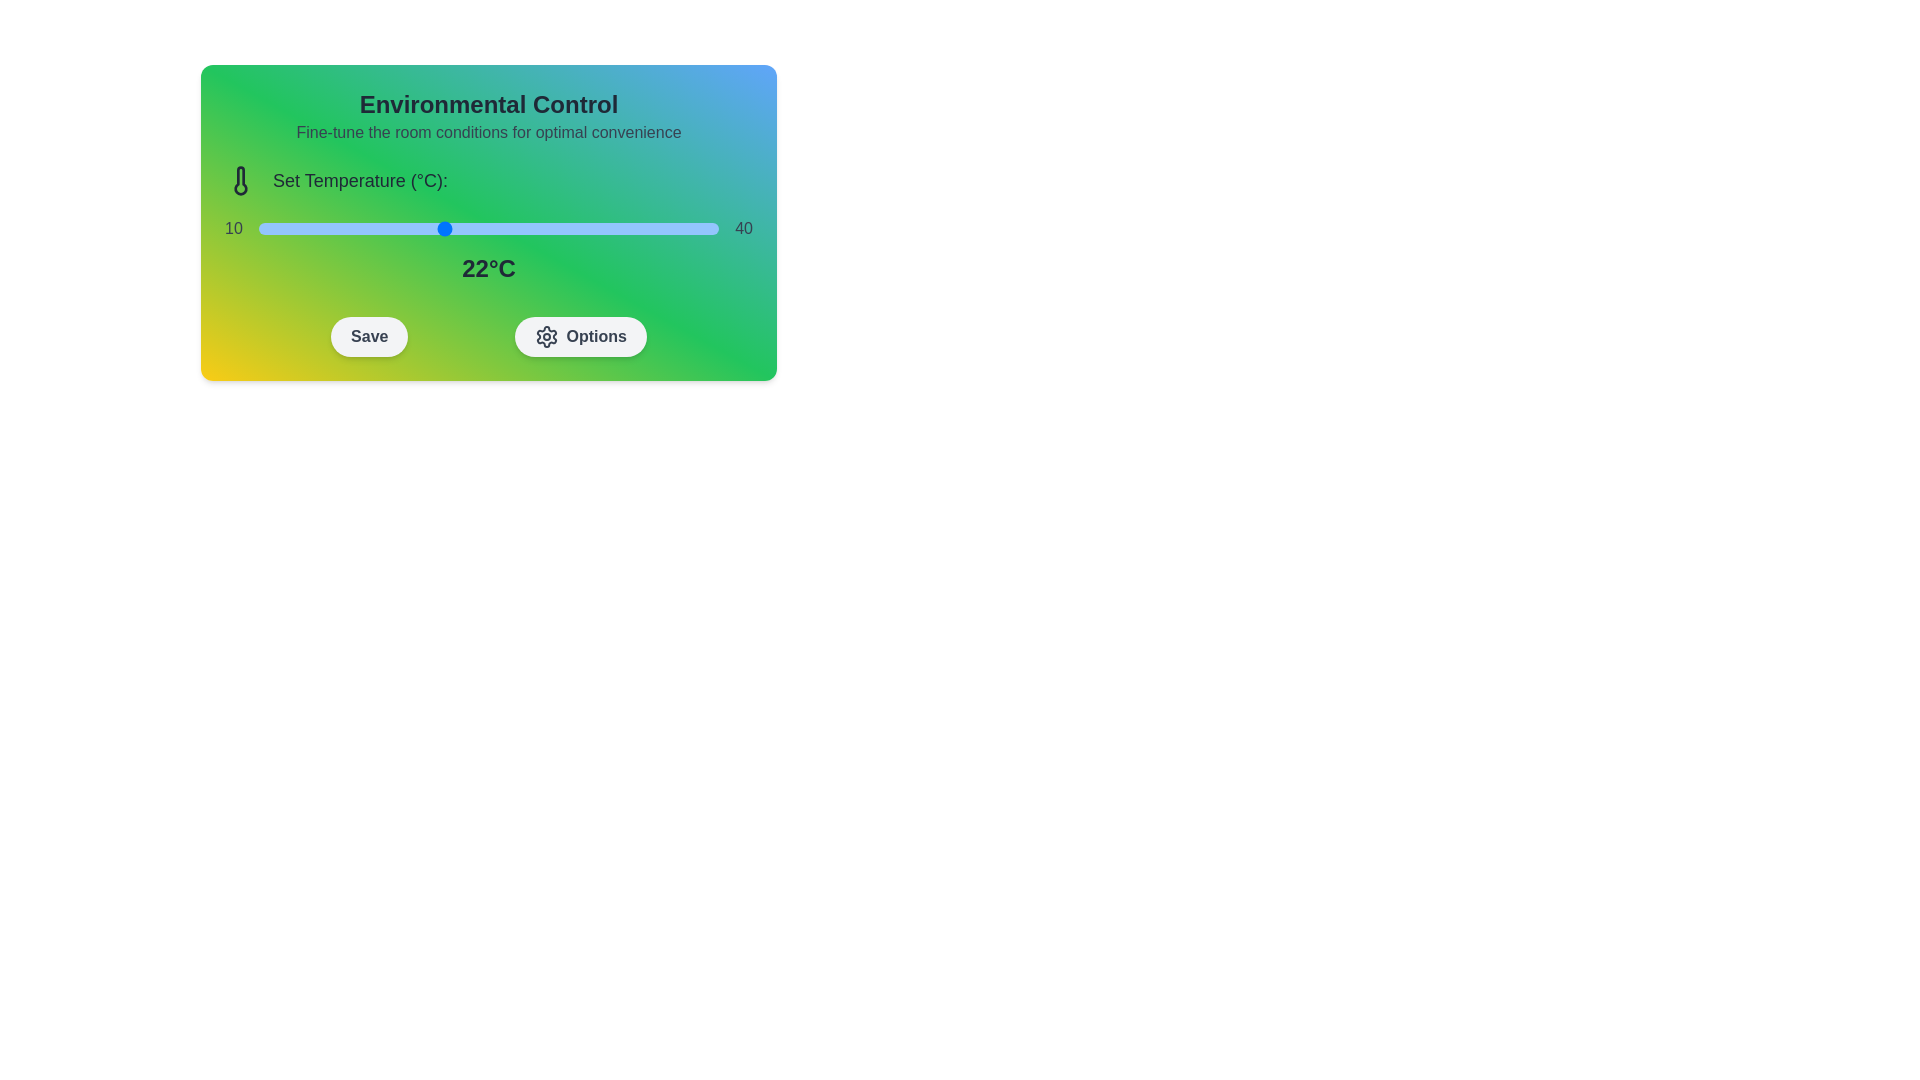  I want to click on the decorative bulb component of the thermometer icon positioned at the bottom of the thermometer, located to the left of the 'Set Temperature (°C):' text label, so click(240, 181).